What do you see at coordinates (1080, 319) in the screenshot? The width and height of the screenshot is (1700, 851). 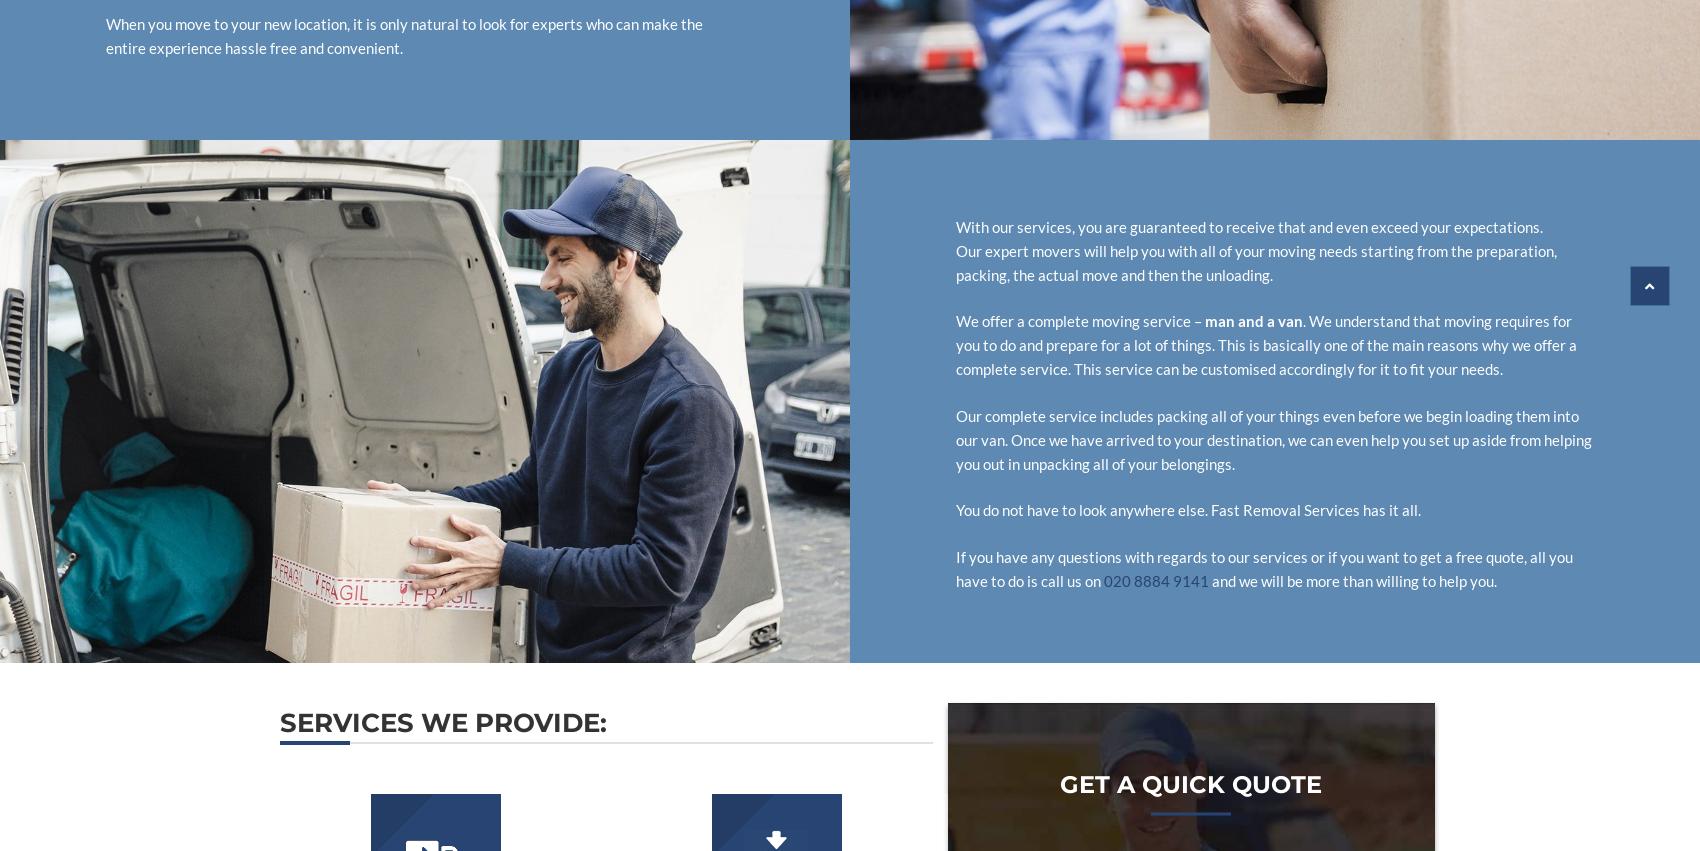 I see `'We offer a complete moving service –'` at bounding box center [1080, 319].